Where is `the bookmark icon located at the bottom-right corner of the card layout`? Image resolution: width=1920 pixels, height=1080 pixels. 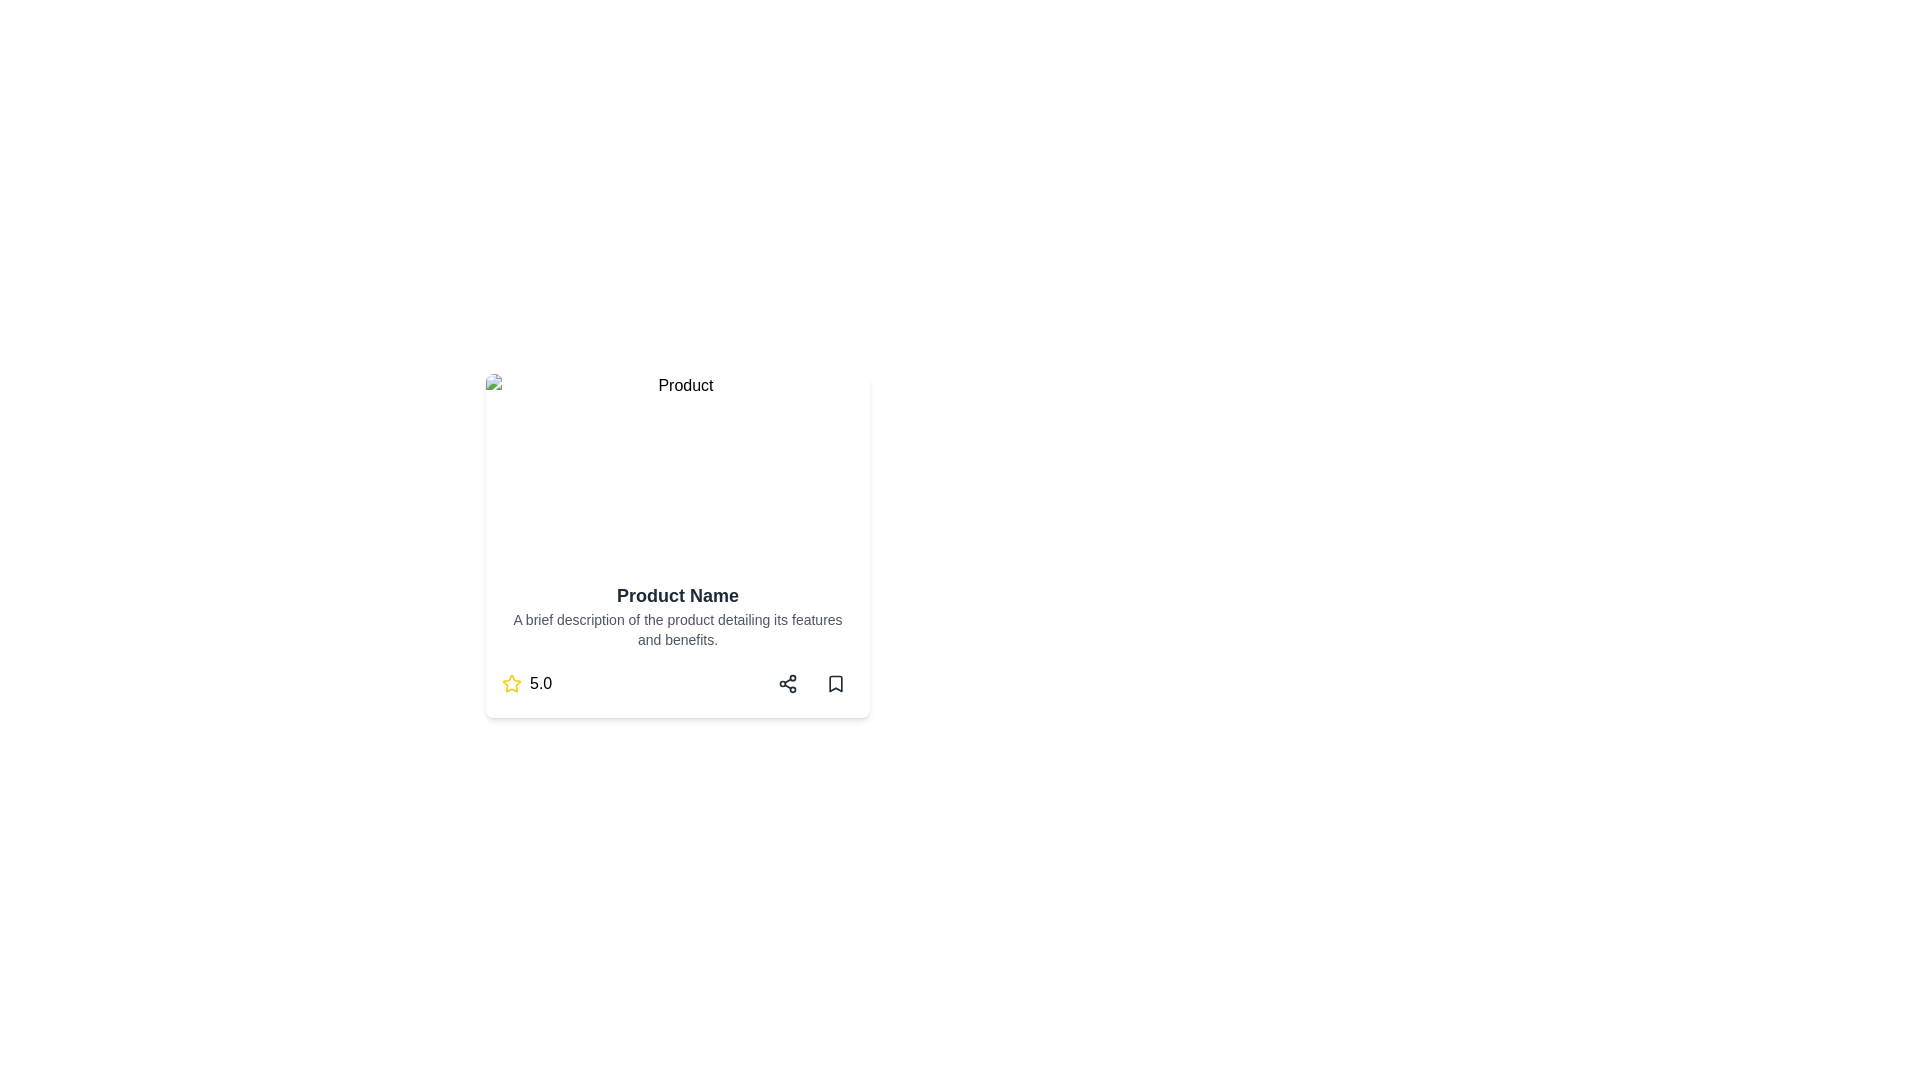
the bookmark icon located at the bottom-right corner of the card layout is located at coordinates (835, 682).